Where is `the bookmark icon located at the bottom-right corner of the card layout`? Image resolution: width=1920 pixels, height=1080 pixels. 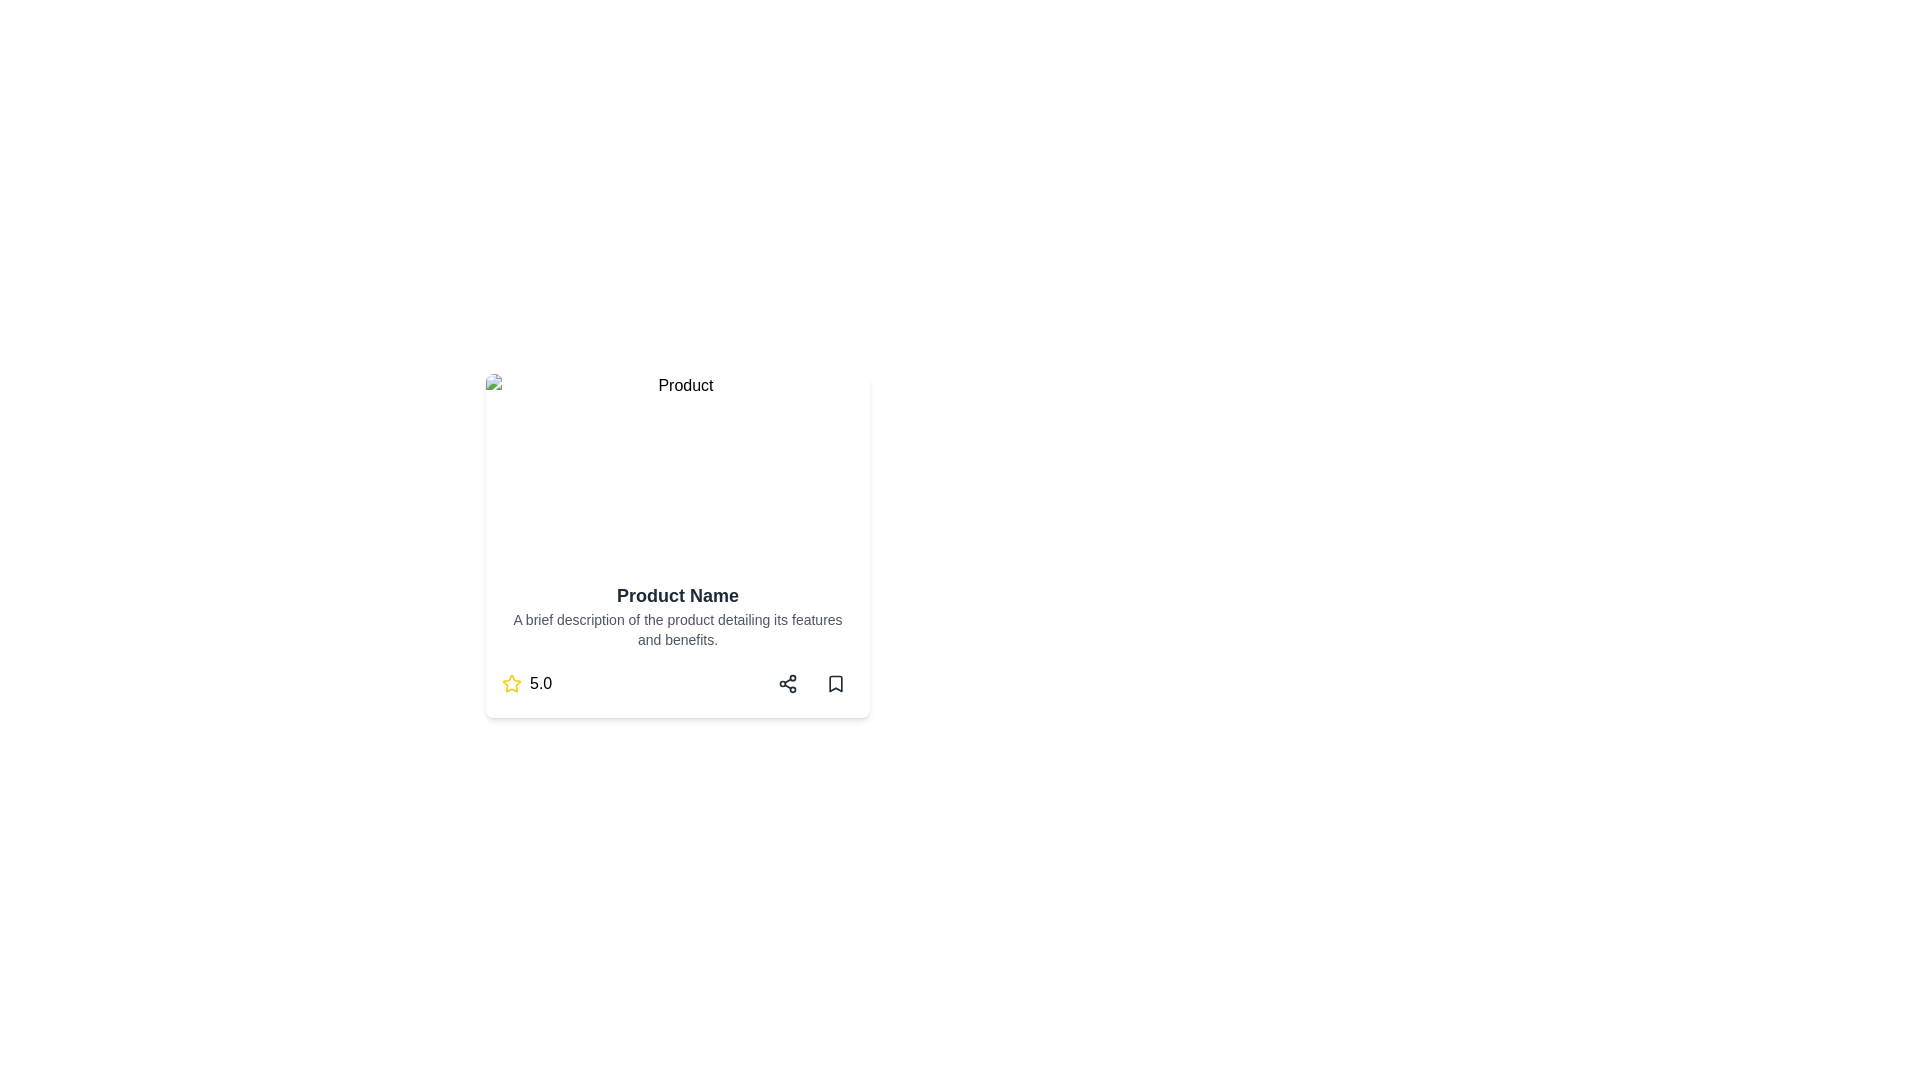
the bookmark icon located at the bottom-right corner of the card layout is located at coordinates (835, 682).